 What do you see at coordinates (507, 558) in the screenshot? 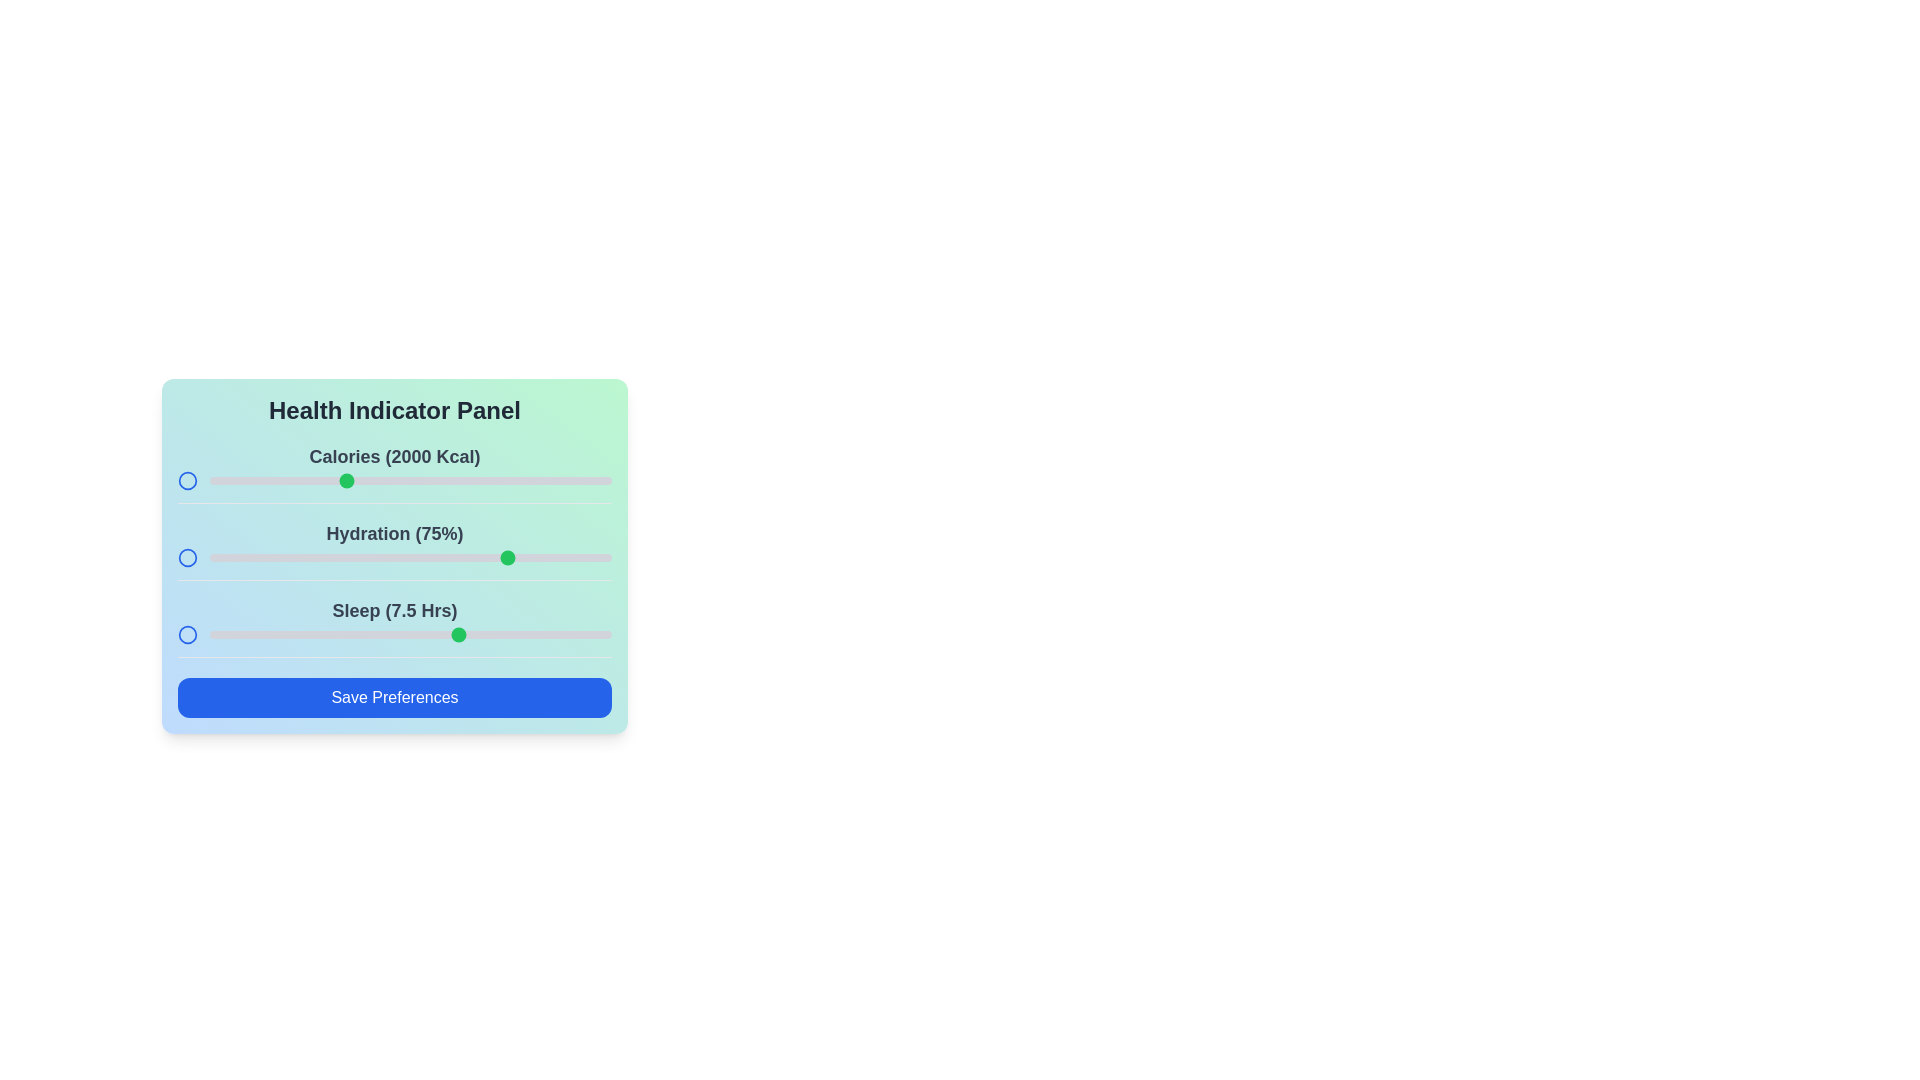
I see `the hydration slider to 74%` at bounding box center [507, 558].